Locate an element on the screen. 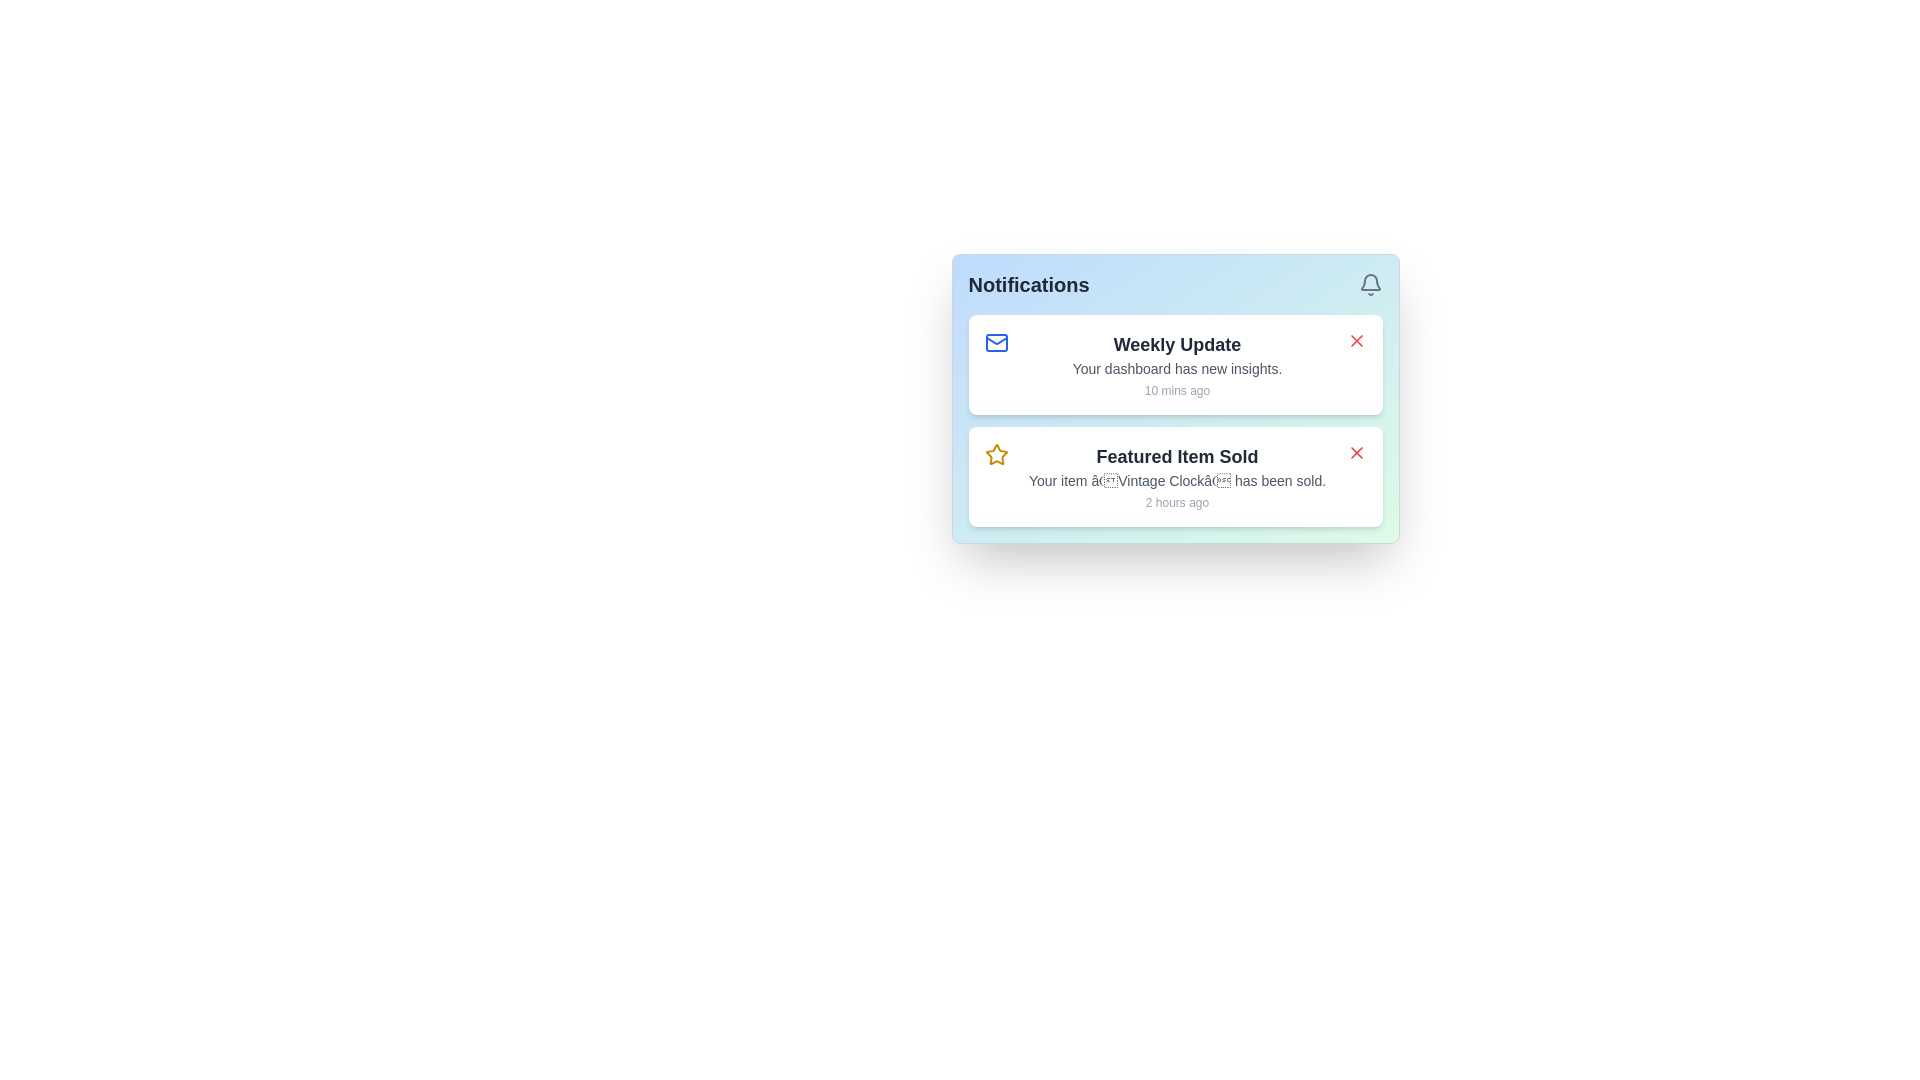  notification titled 'Weekly Update' which states 'Your dashboard has new insights.' and was updated '10 mins ago.' is located at coordinates (1177, 365).